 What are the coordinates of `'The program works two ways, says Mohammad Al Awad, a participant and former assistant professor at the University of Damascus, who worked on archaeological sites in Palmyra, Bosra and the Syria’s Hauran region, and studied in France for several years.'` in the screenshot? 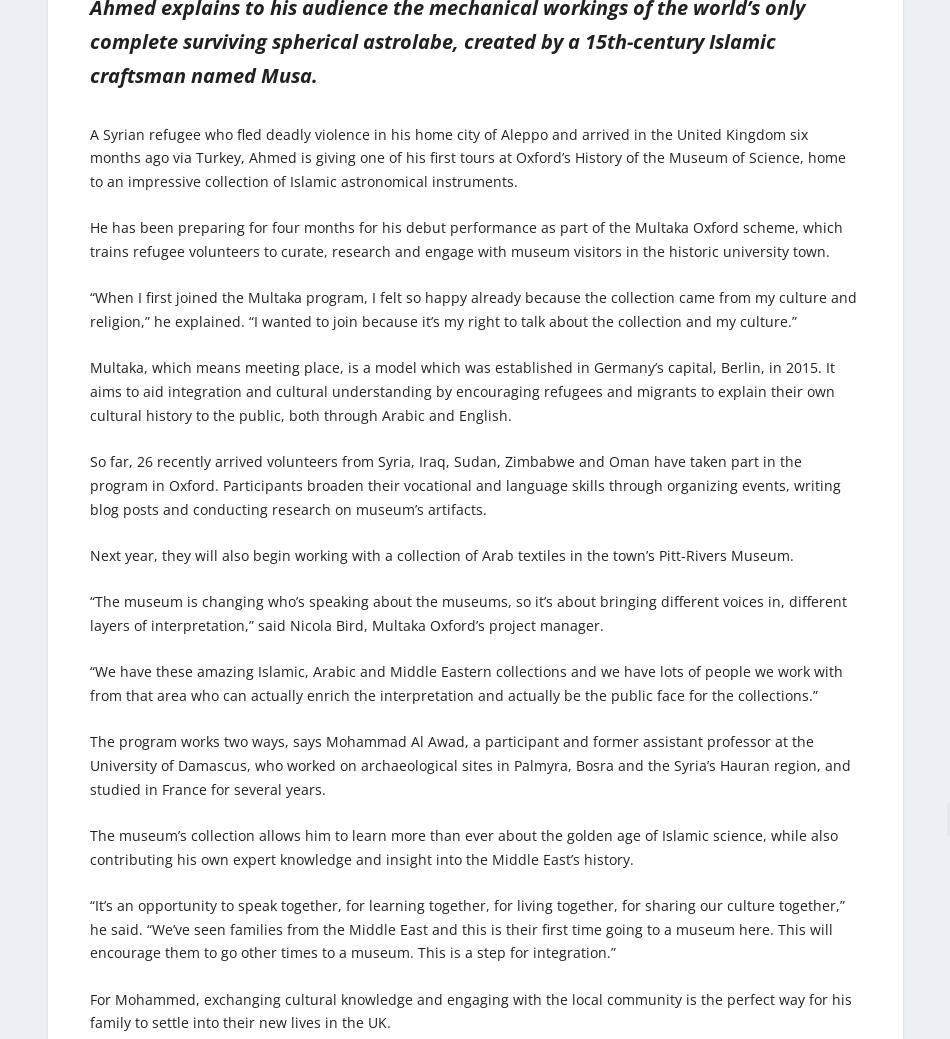 It's located at (469, 764).